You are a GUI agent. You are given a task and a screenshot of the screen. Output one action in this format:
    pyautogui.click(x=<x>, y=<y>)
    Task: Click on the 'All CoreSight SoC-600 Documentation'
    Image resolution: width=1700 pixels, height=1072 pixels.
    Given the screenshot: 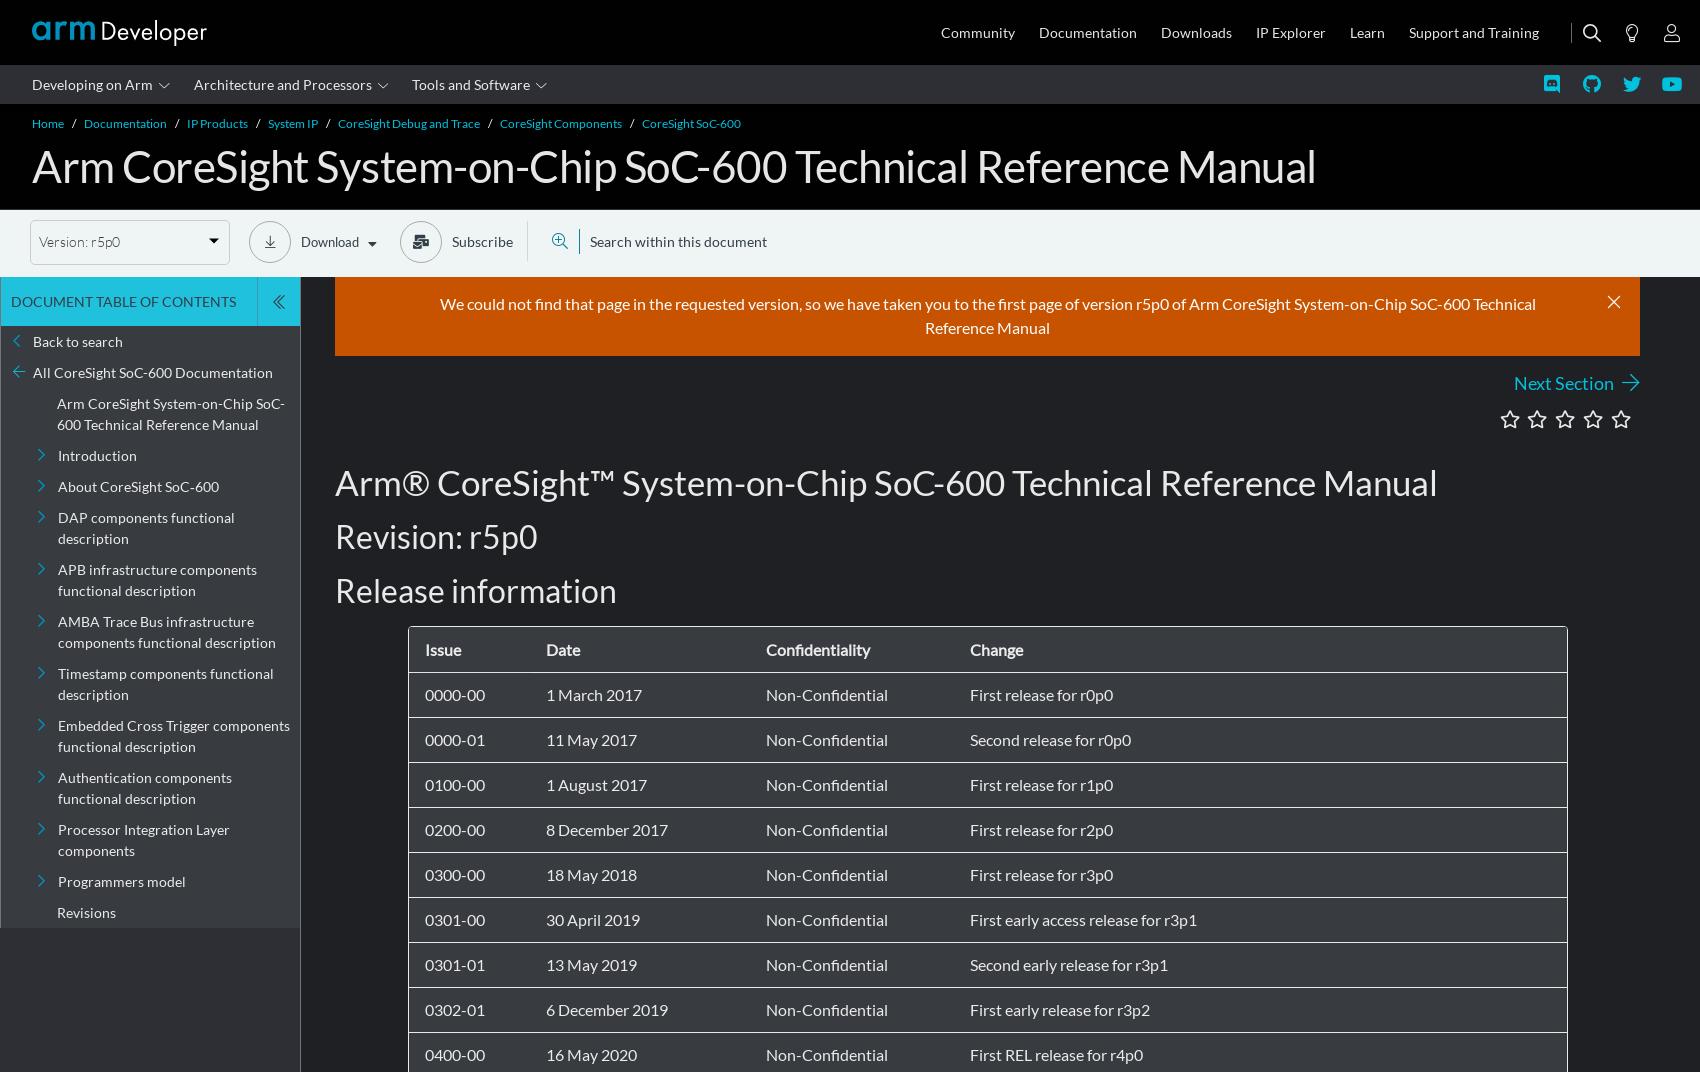 What is the action you would take?
    pyautogui.click(x=152, y=372)
    